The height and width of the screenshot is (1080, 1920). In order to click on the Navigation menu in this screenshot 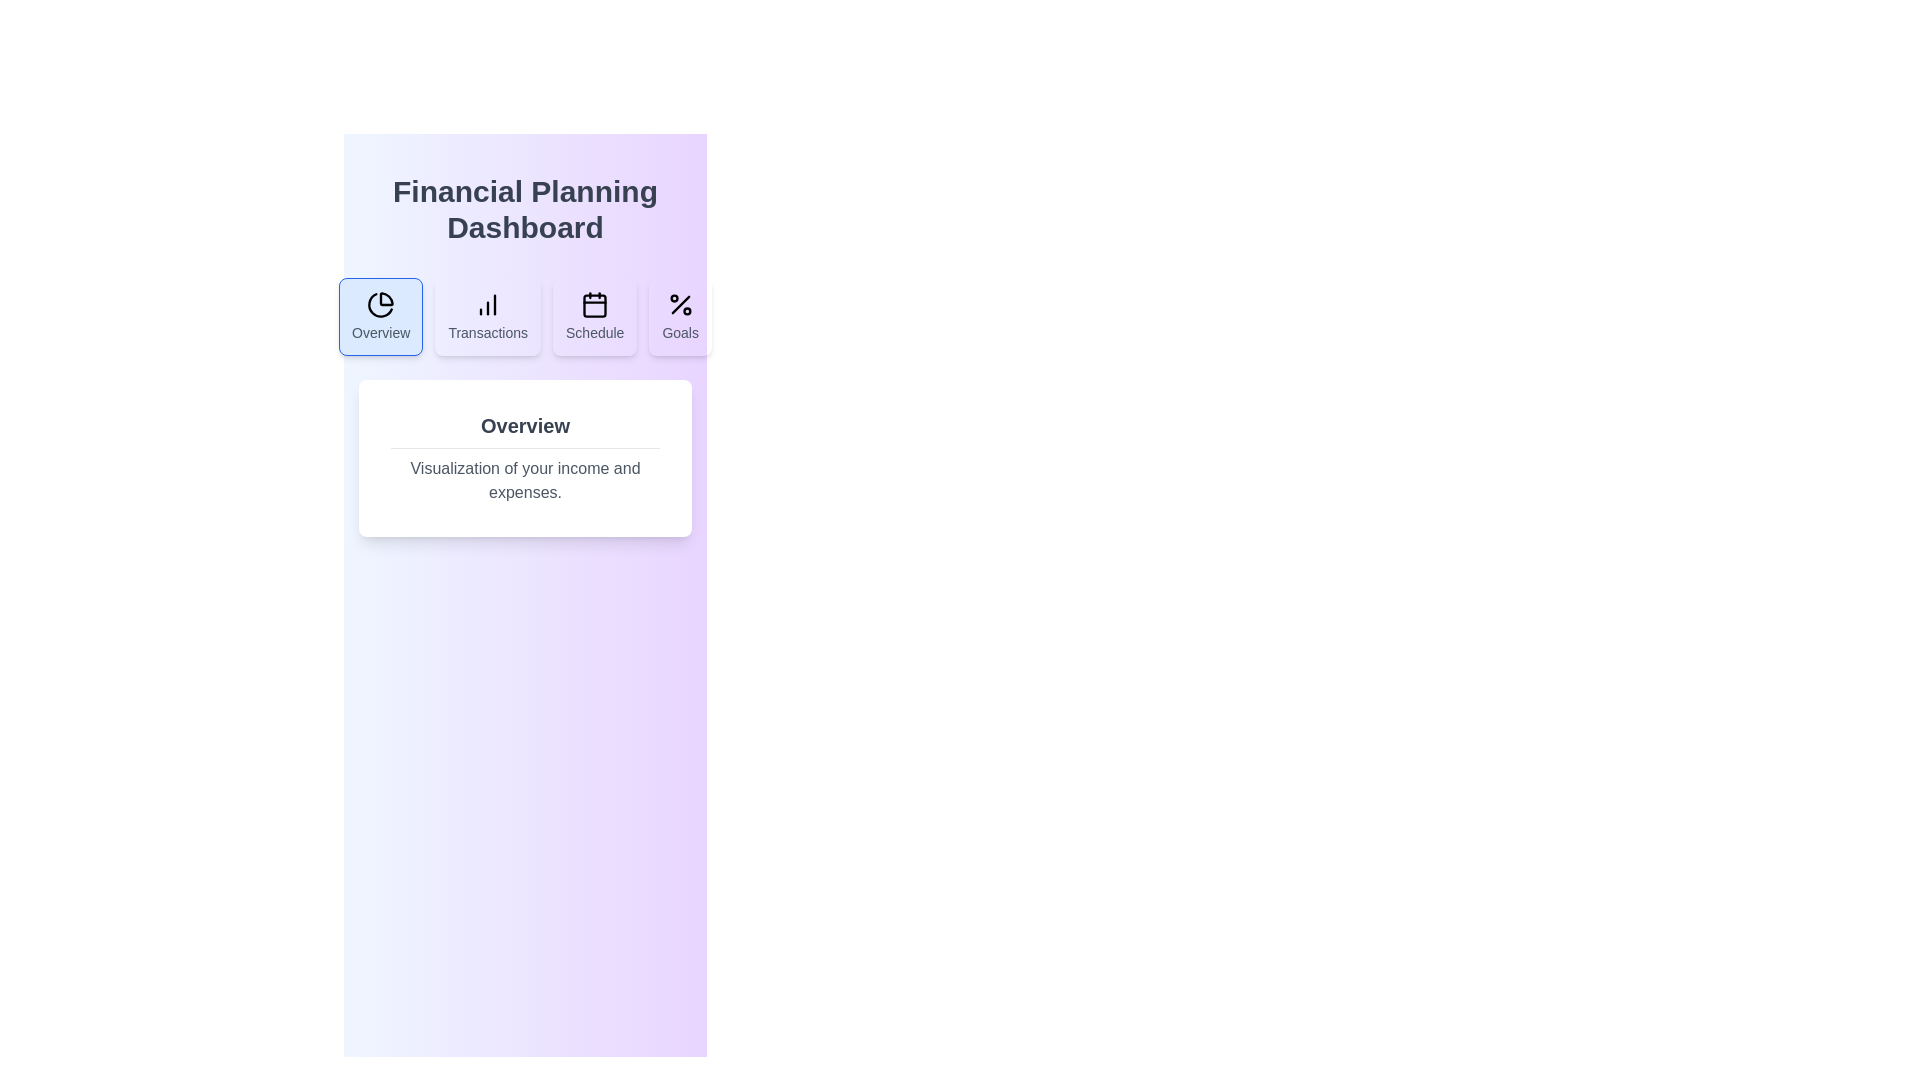, I will do `click(525, 315)`.